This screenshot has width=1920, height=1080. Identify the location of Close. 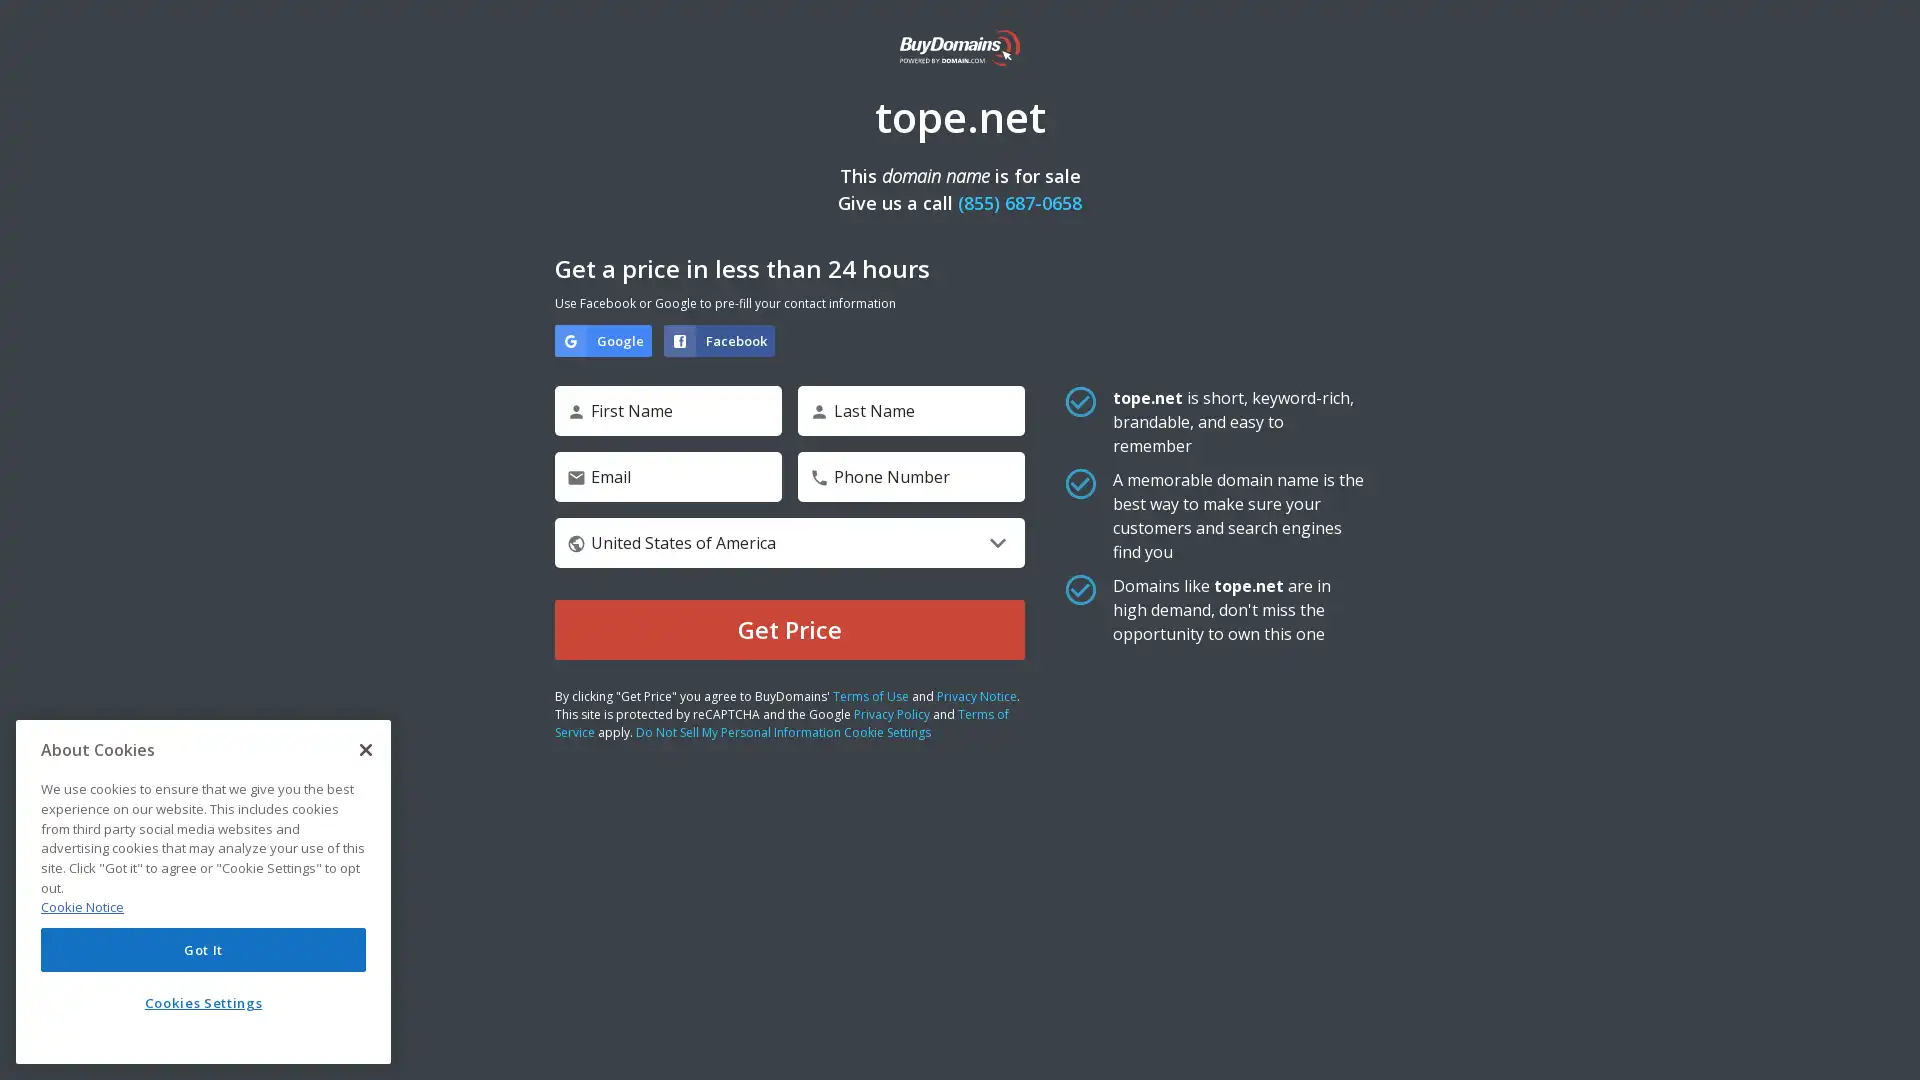
(365, 749).